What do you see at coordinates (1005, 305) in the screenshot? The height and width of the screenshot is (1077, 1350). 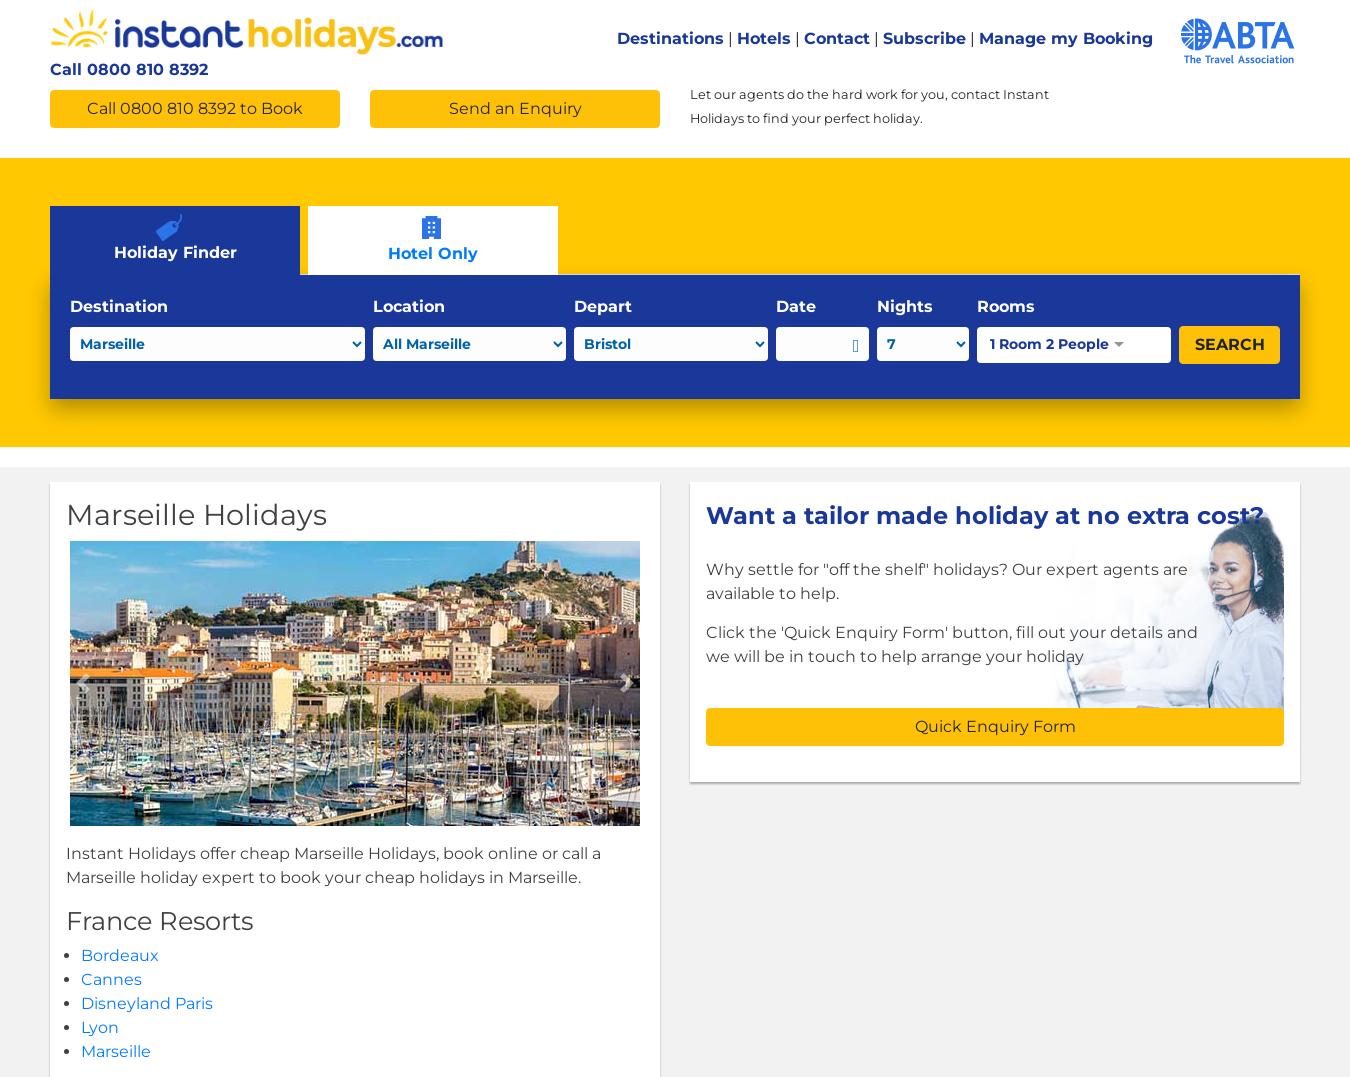 I see `'Rooms'` at bounding box center [1005, 305].